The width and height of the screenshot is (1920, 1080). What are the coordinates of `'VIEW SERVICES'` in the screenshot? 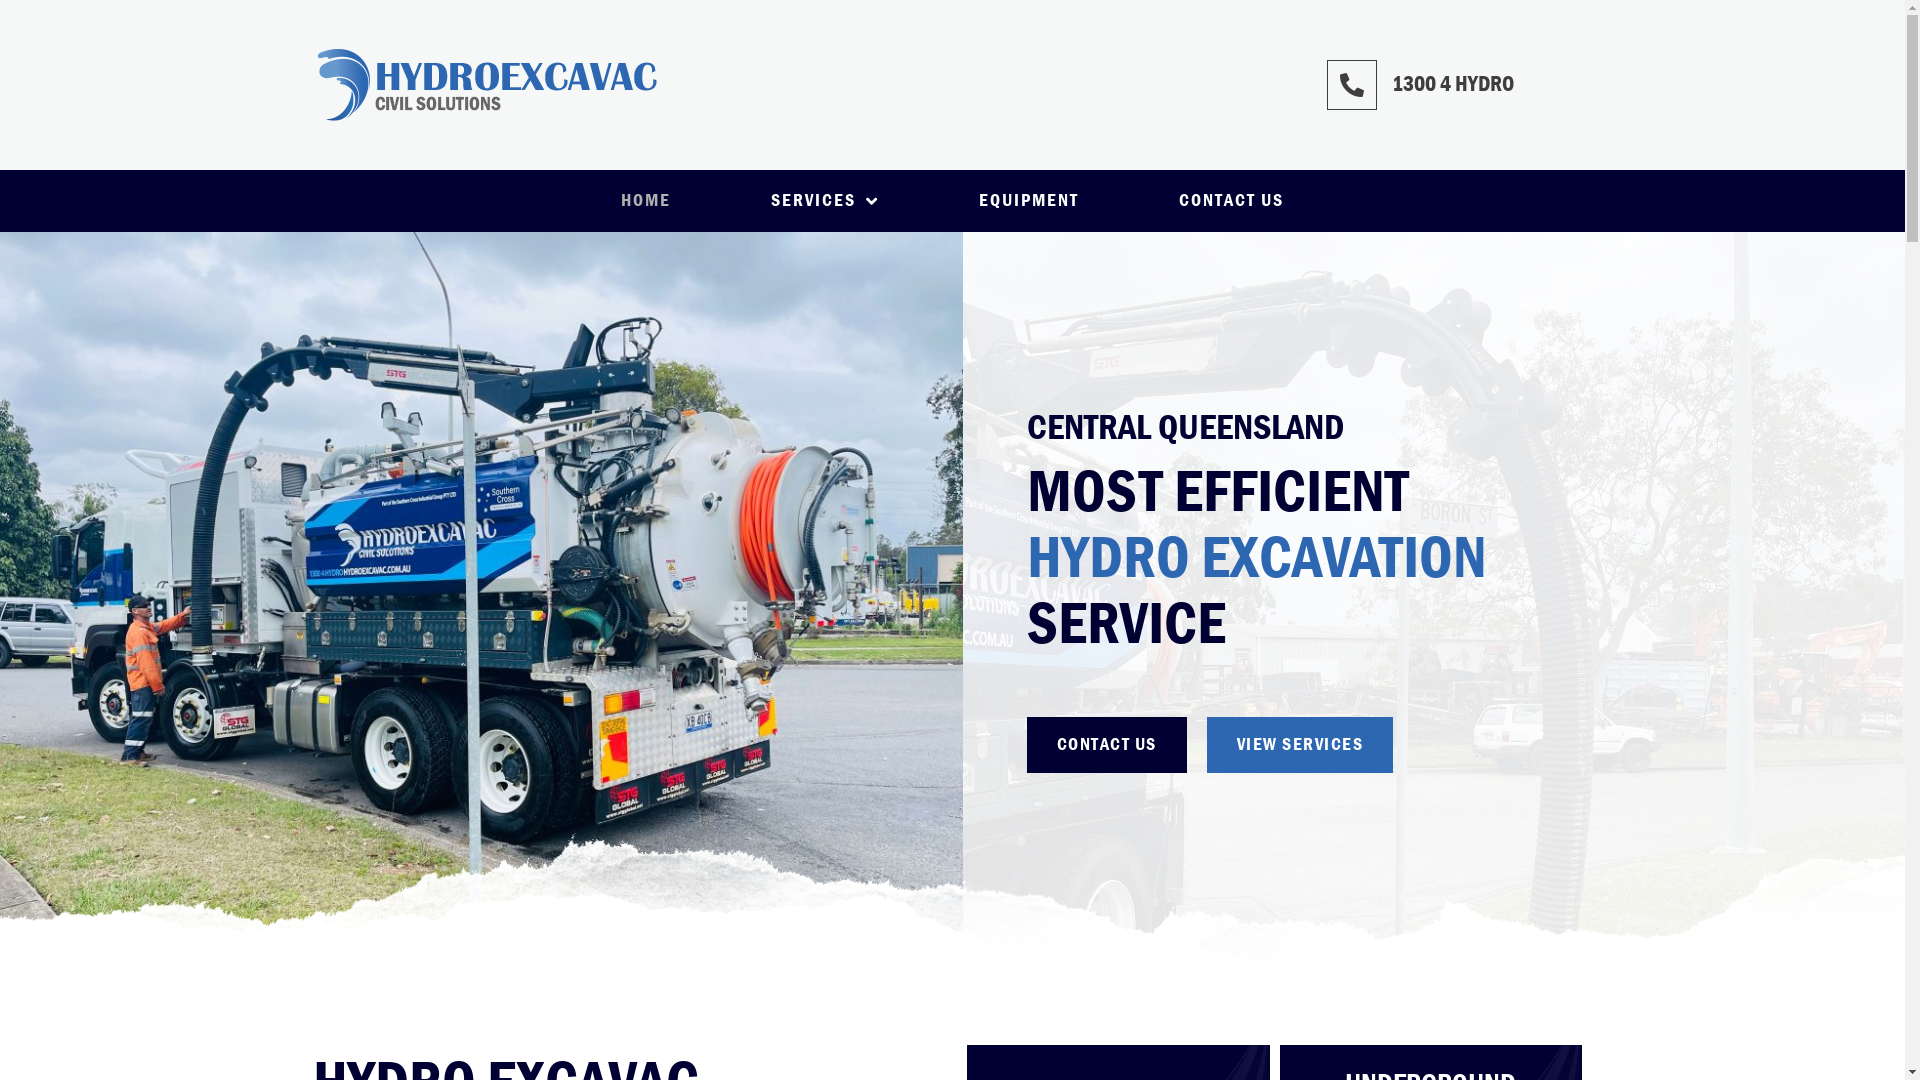 It's located at (1205, 744).